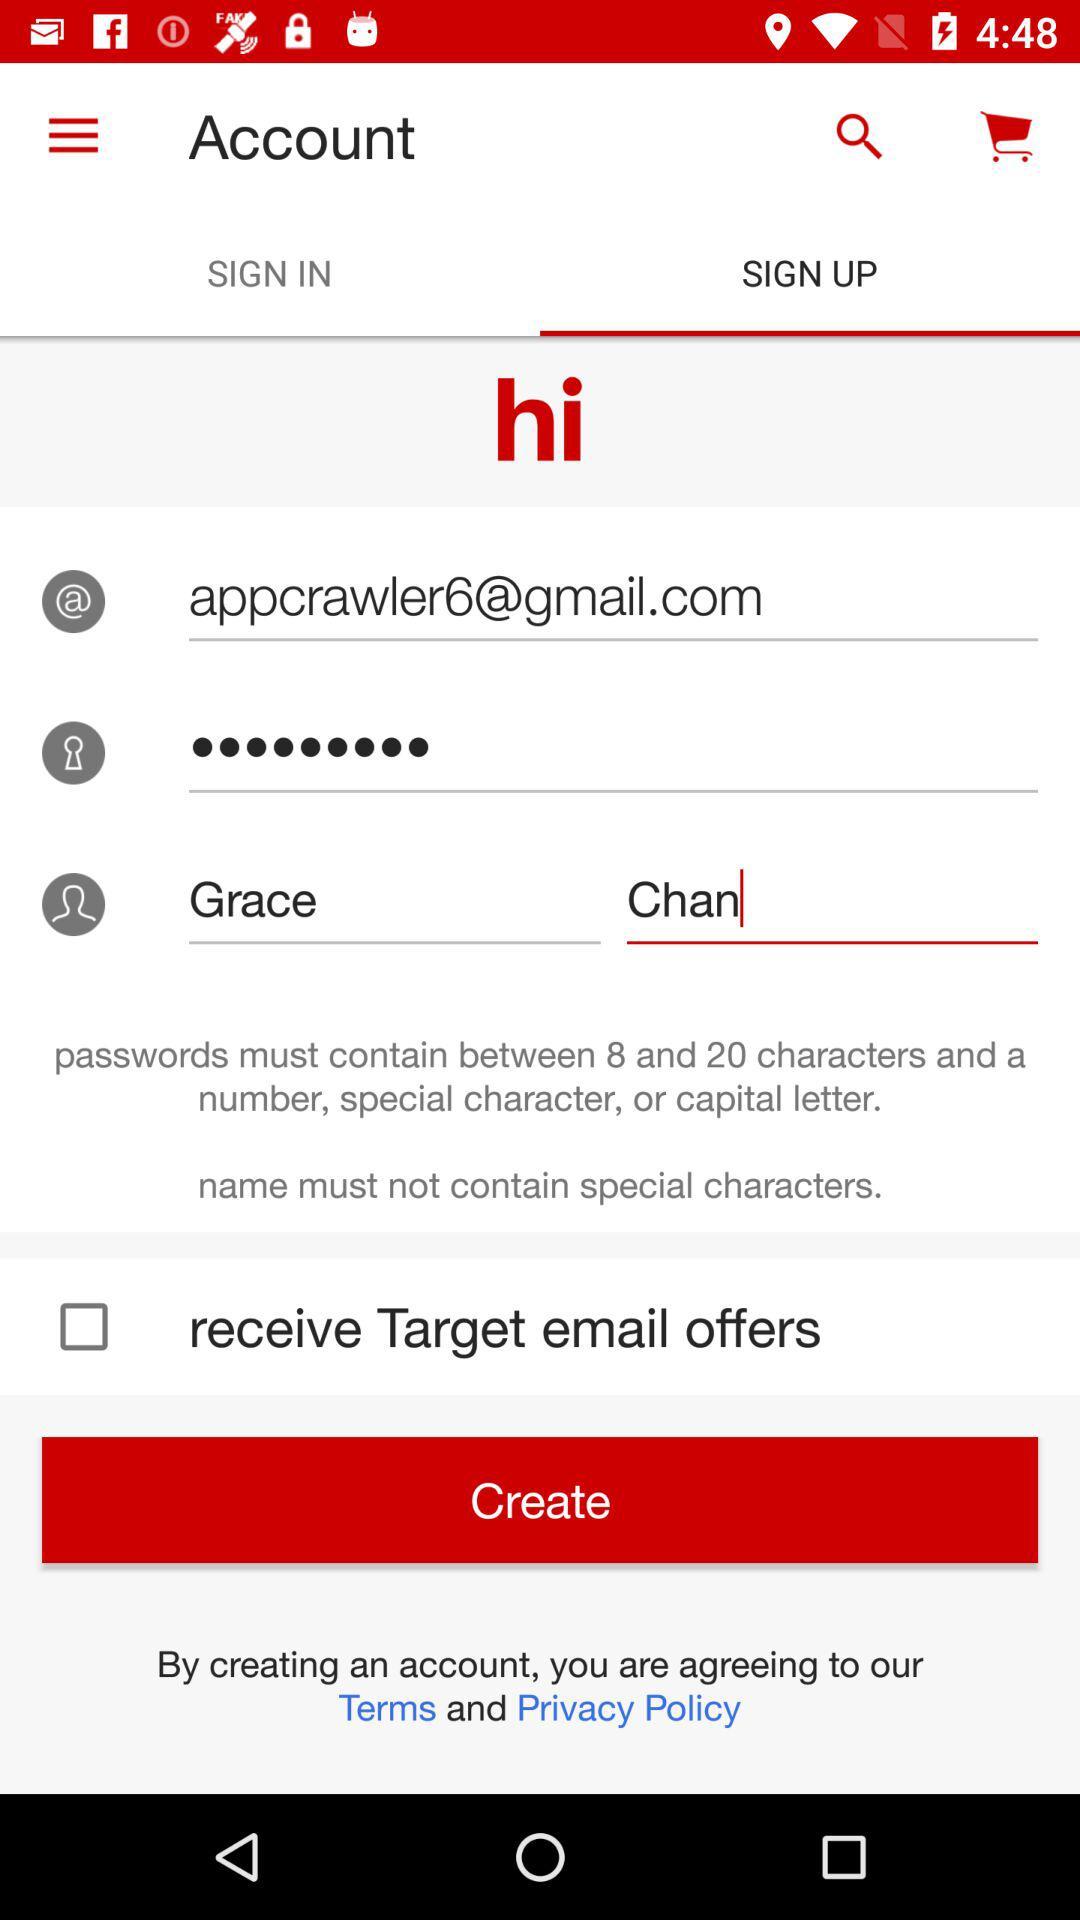 The height and width of the screenshot is (1920, 1080). What do you see at coordinates (394, 897) in the screenshot?
I see `grace icon` at bounding box center [394, 897].